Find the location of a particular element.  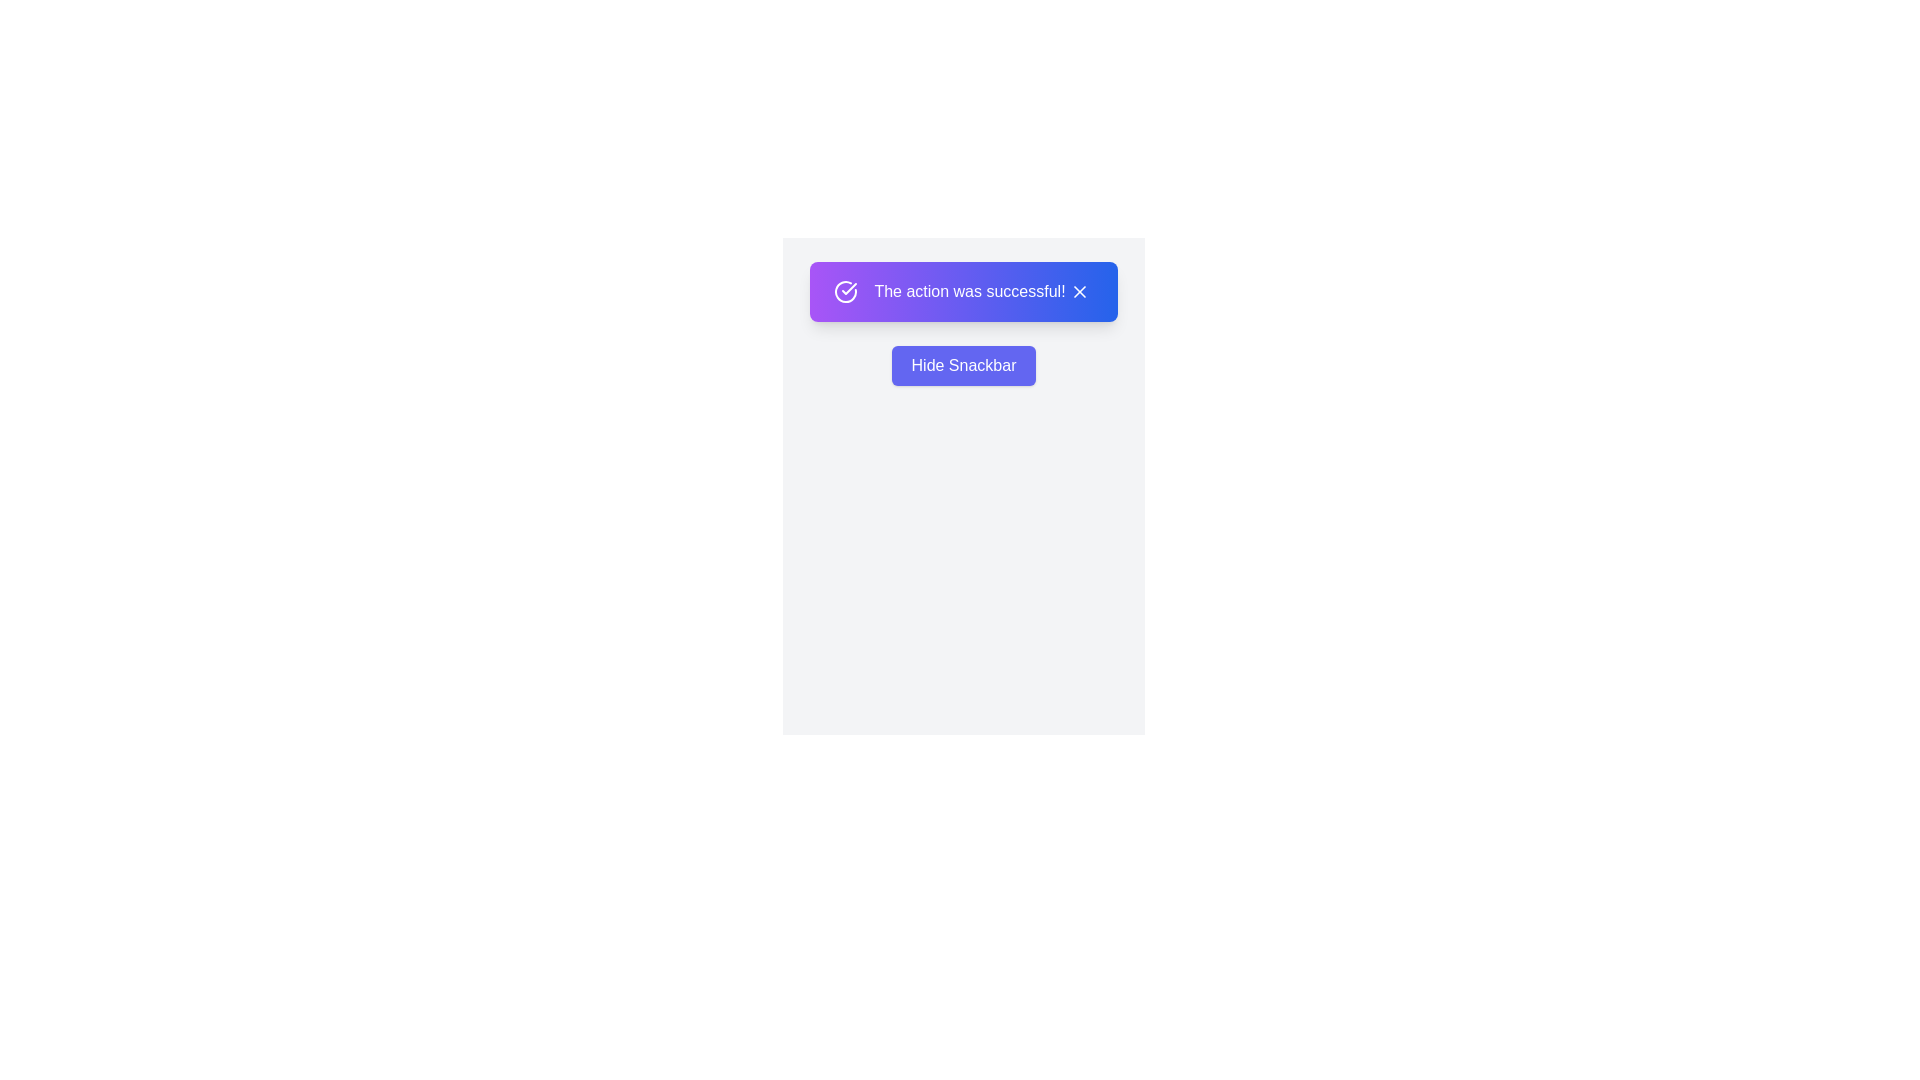

the 'Hide Snackbar' button is located at coordinates (964, 366).